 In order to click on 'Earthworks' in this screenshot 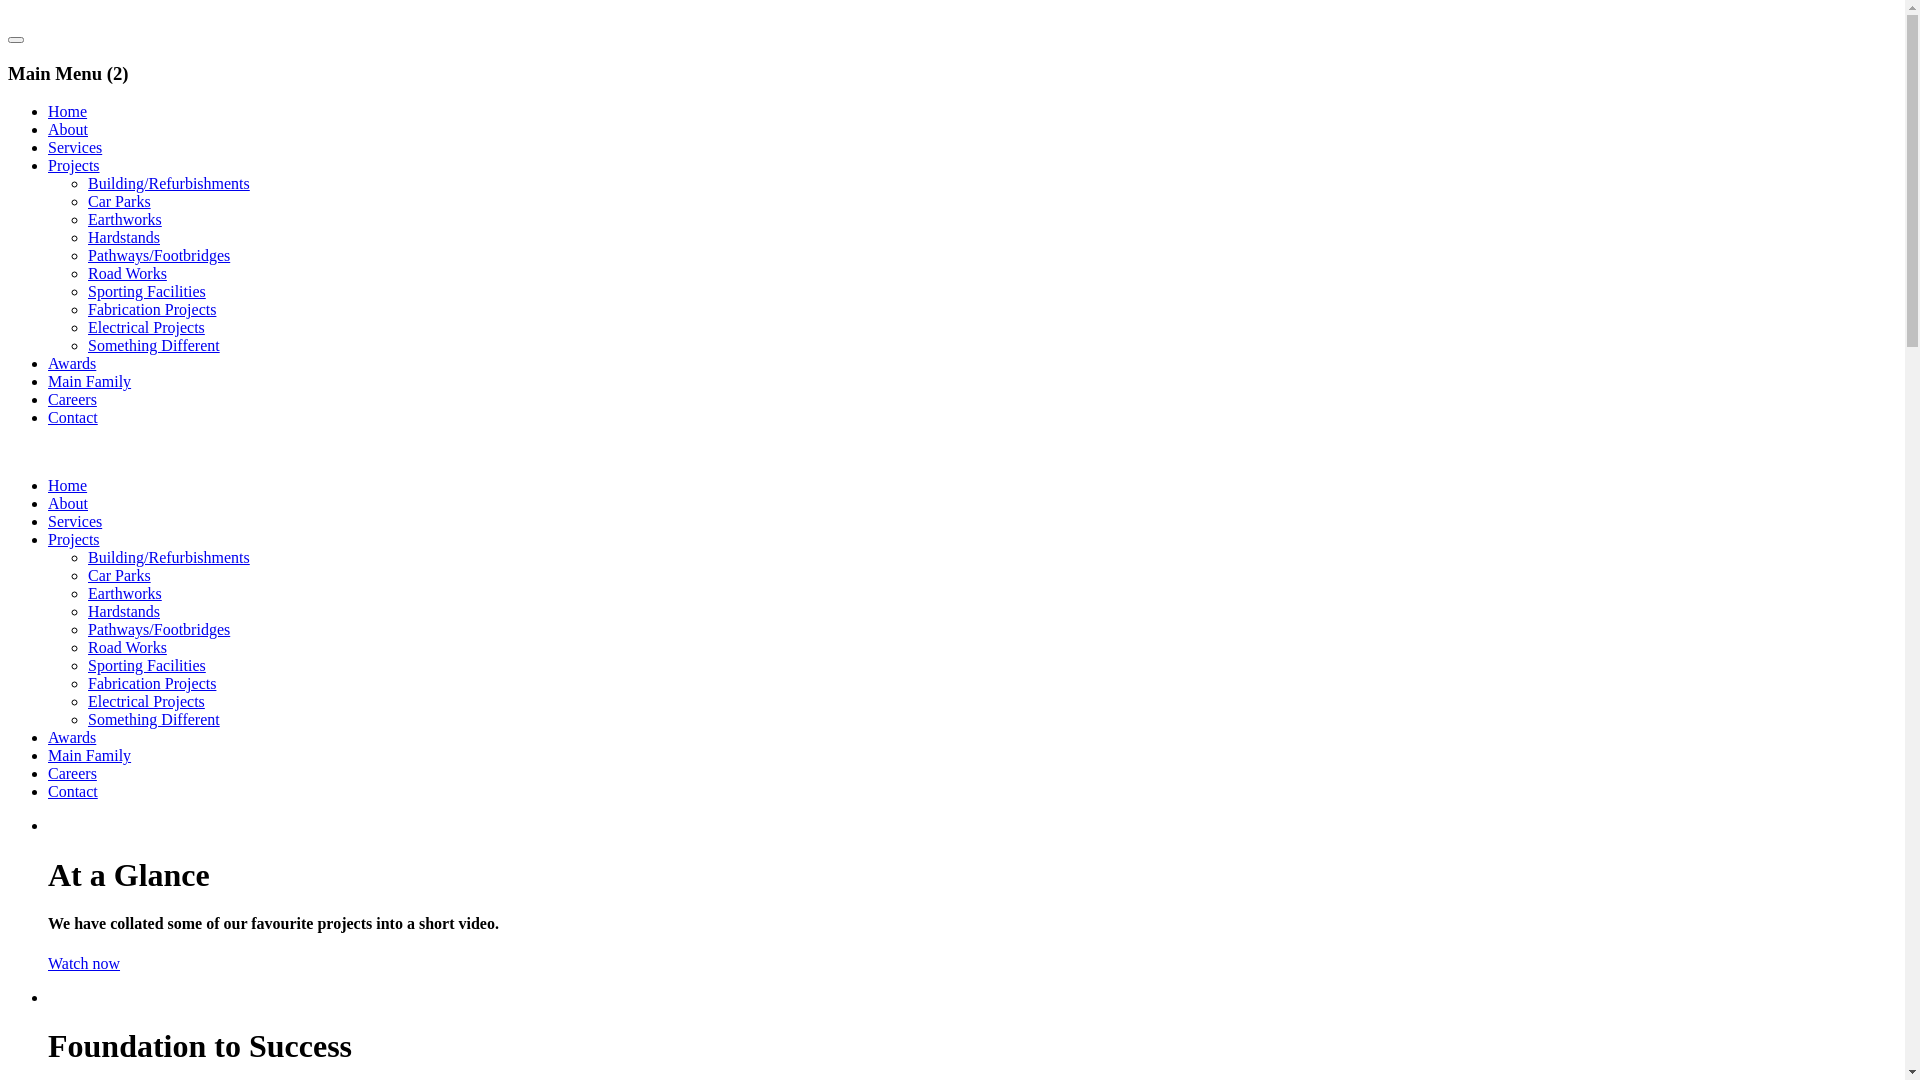, I will do `click(86, 592)`.